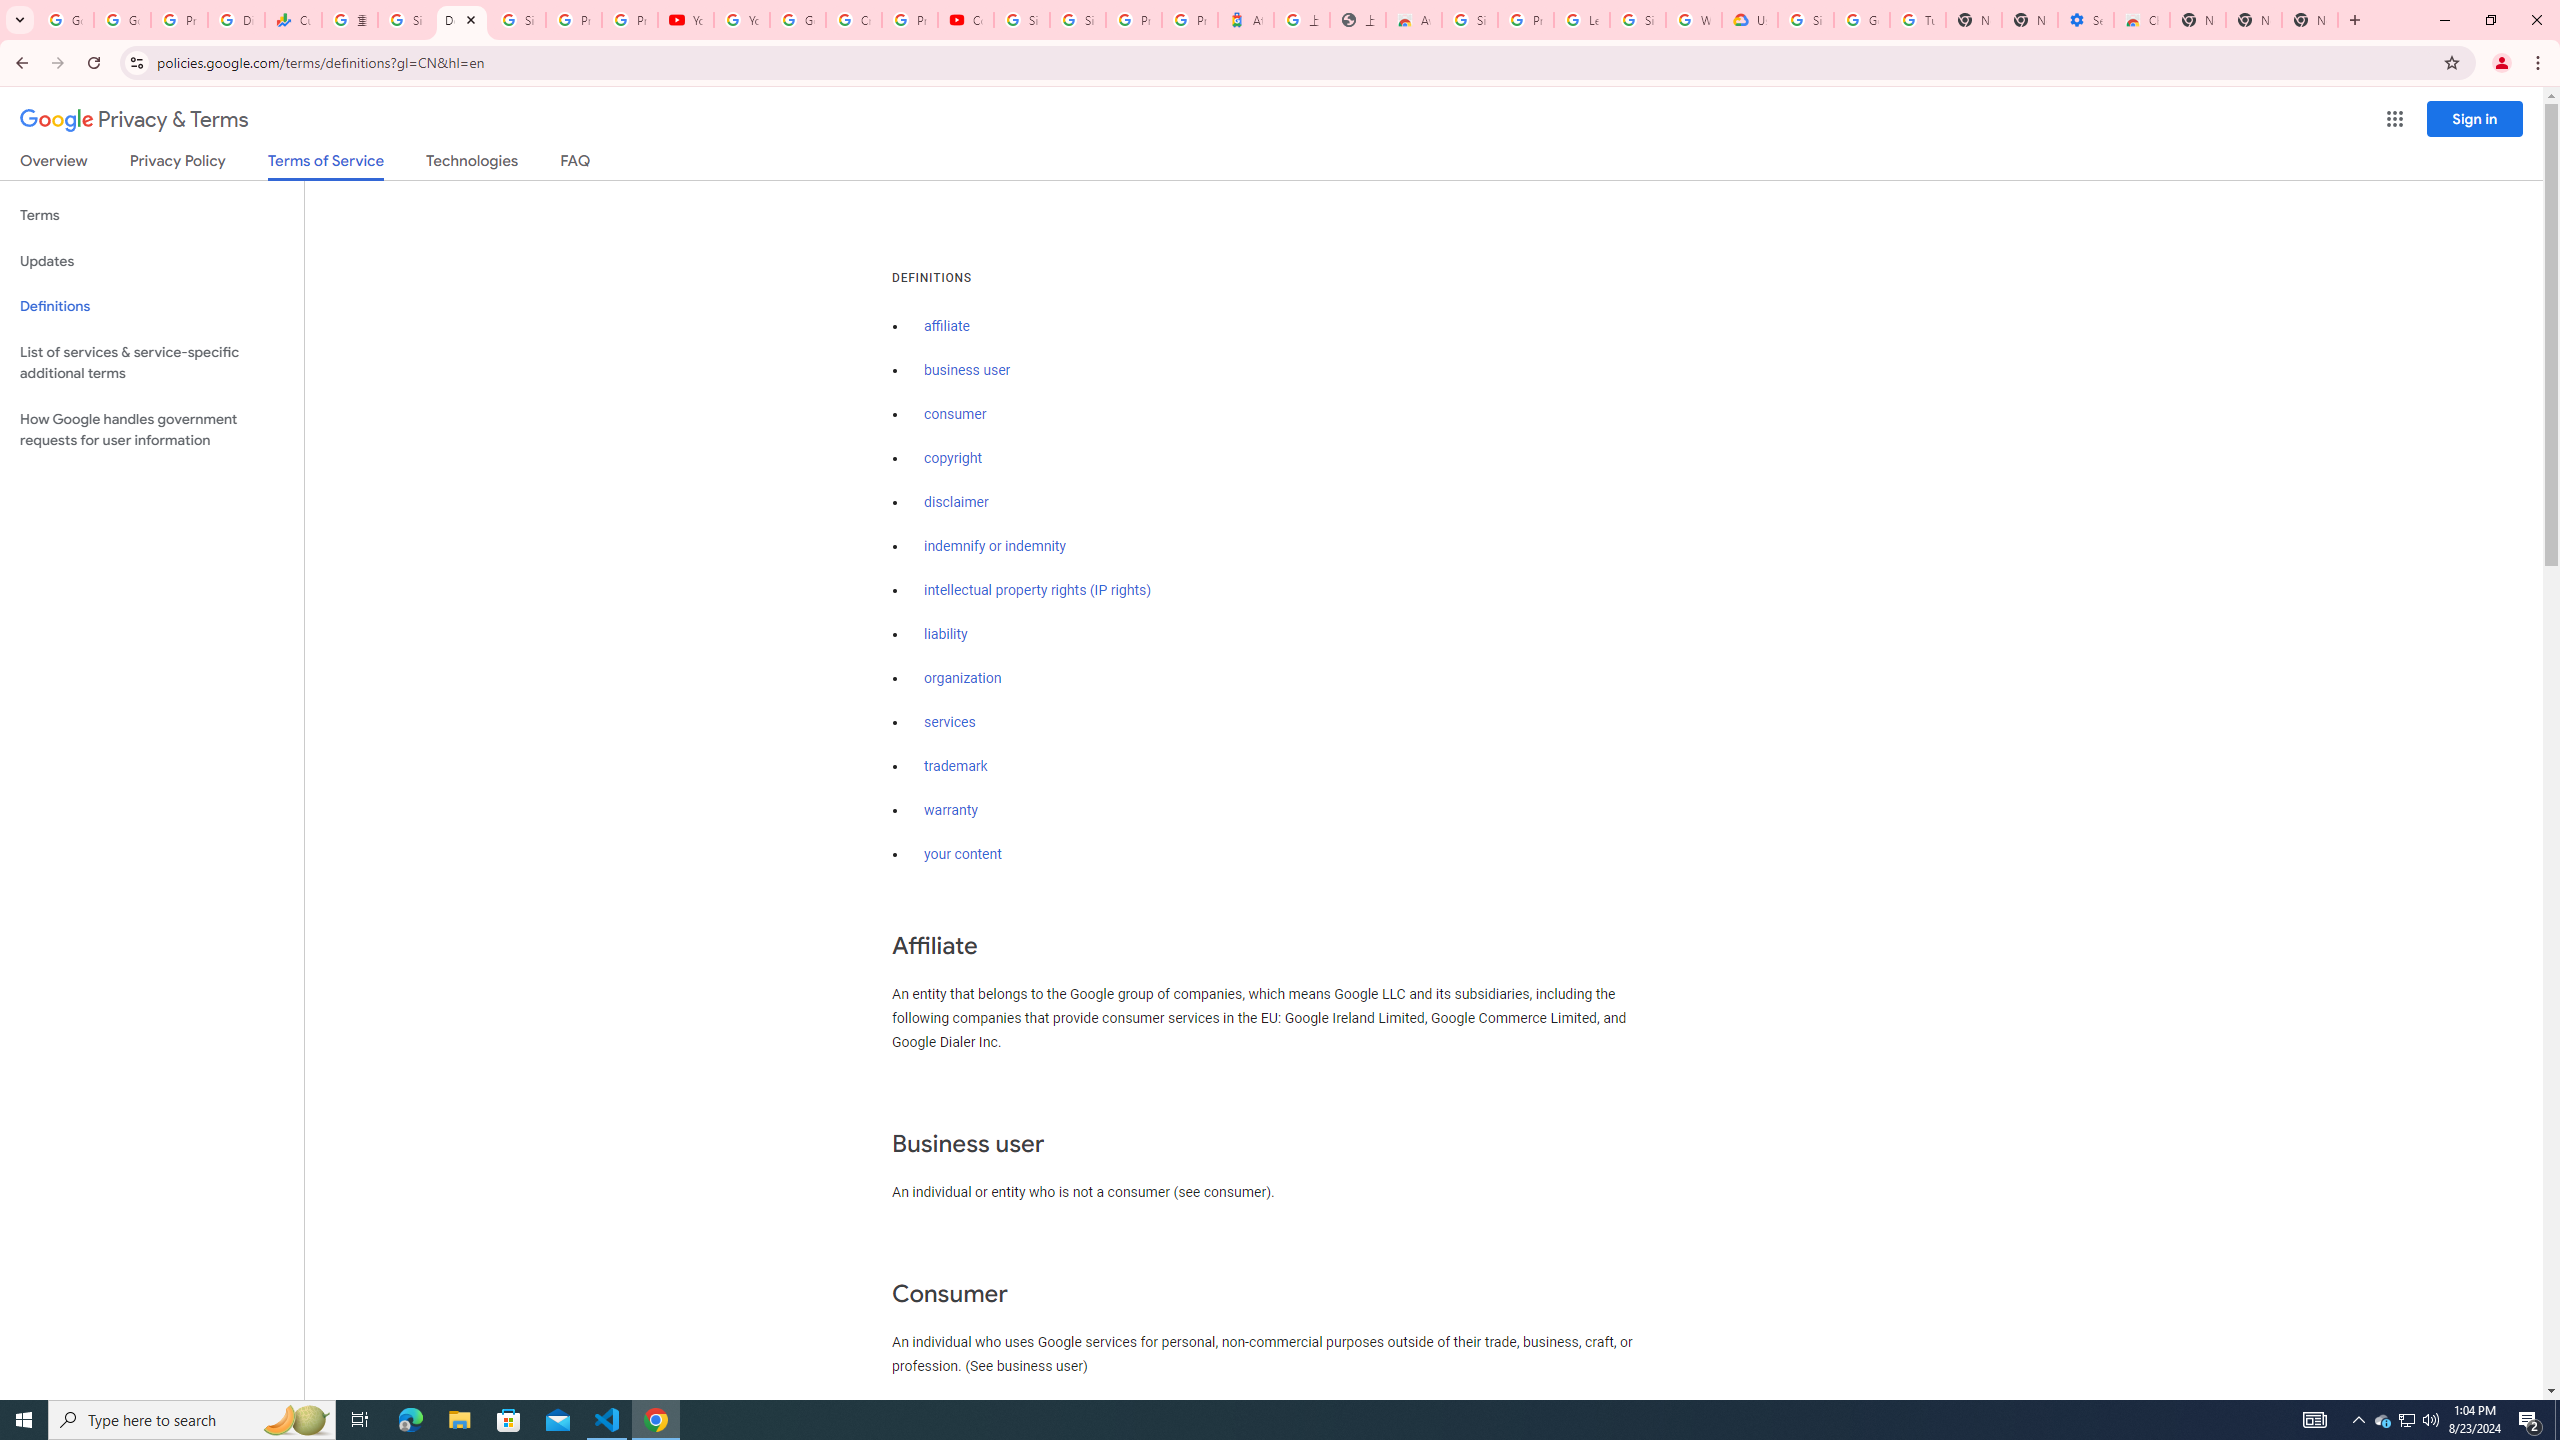 This screenshot has height=1440, width=2560. Describe the element at coordinates (631, 19) in the screenshot. I see `'Privacy Checkup'` at that location.